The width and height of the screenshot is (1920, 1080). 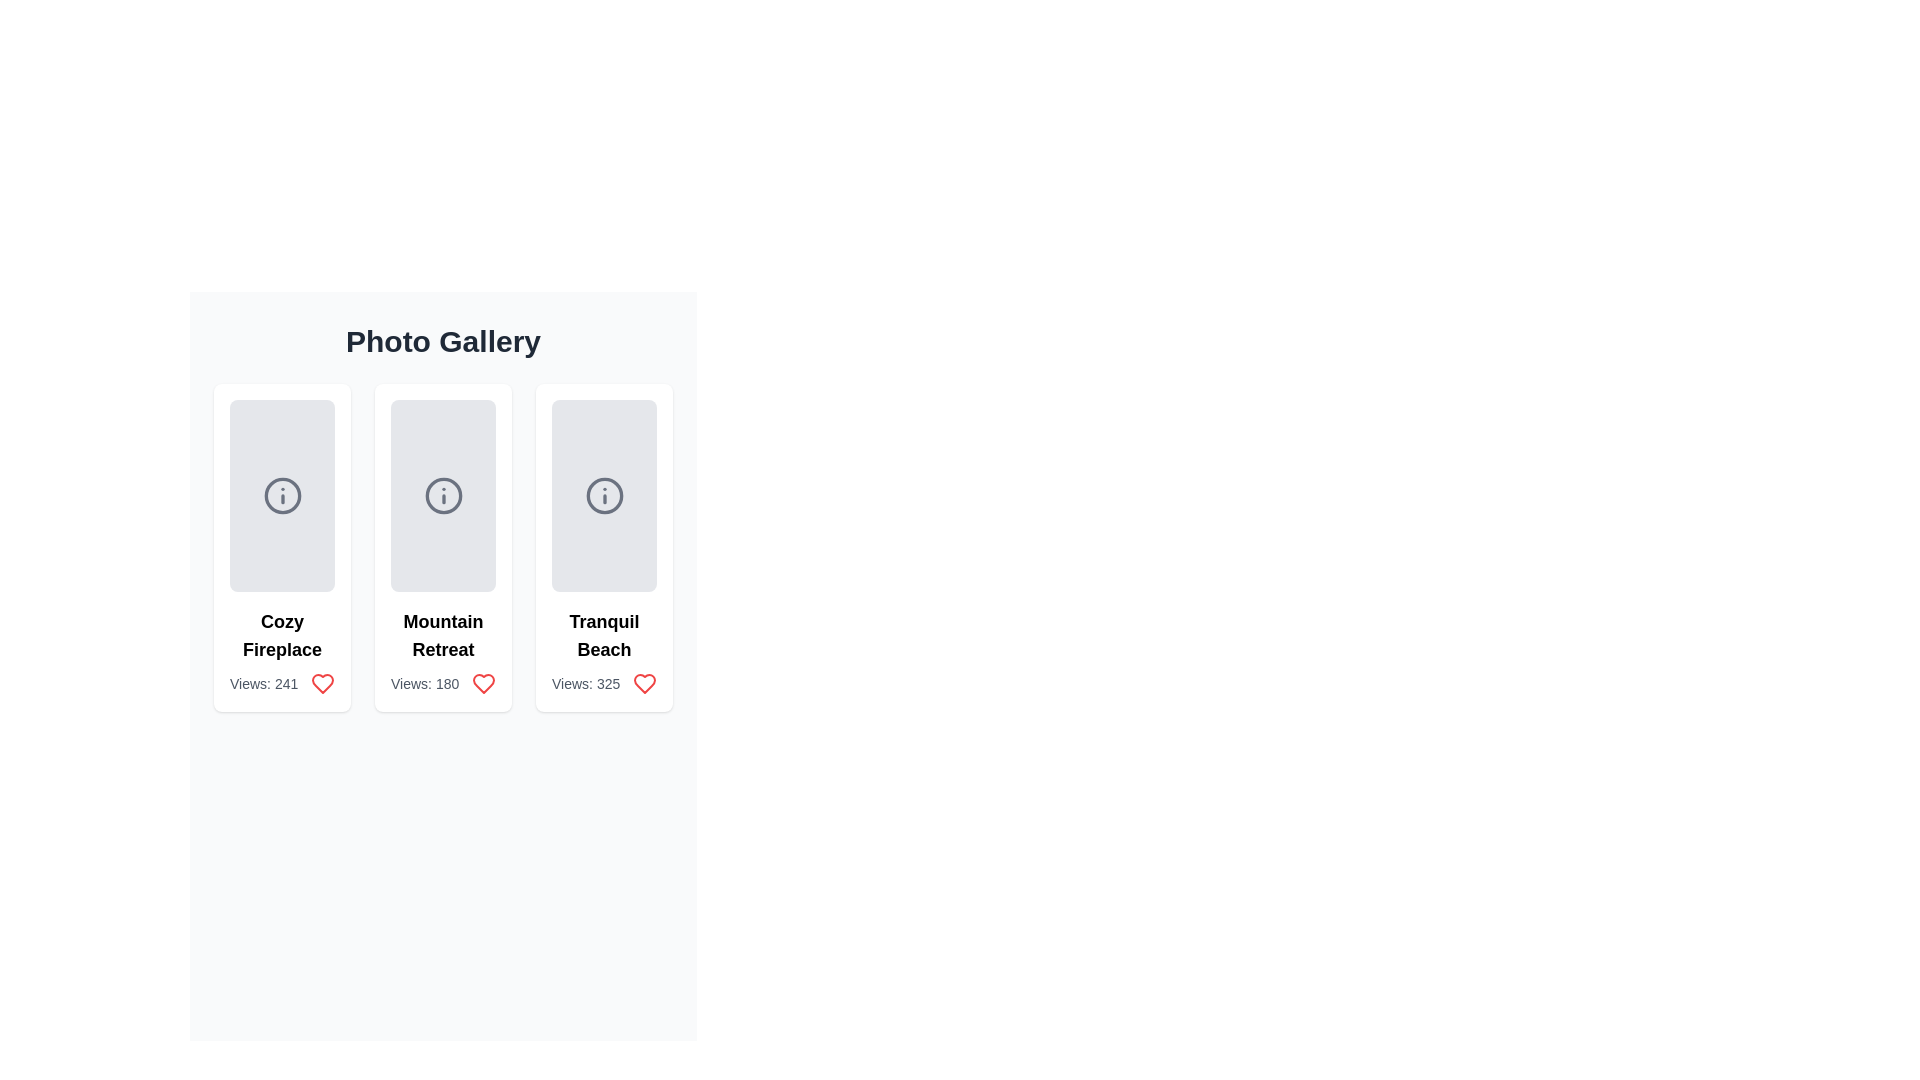 What do you see at coordinates (442, 636) in the screenshot?
I see `text from the Text Label that serves as the title for the middle card in the horizontally aligned row under 'Photo Gallery'` at bounding box center [442, 636].